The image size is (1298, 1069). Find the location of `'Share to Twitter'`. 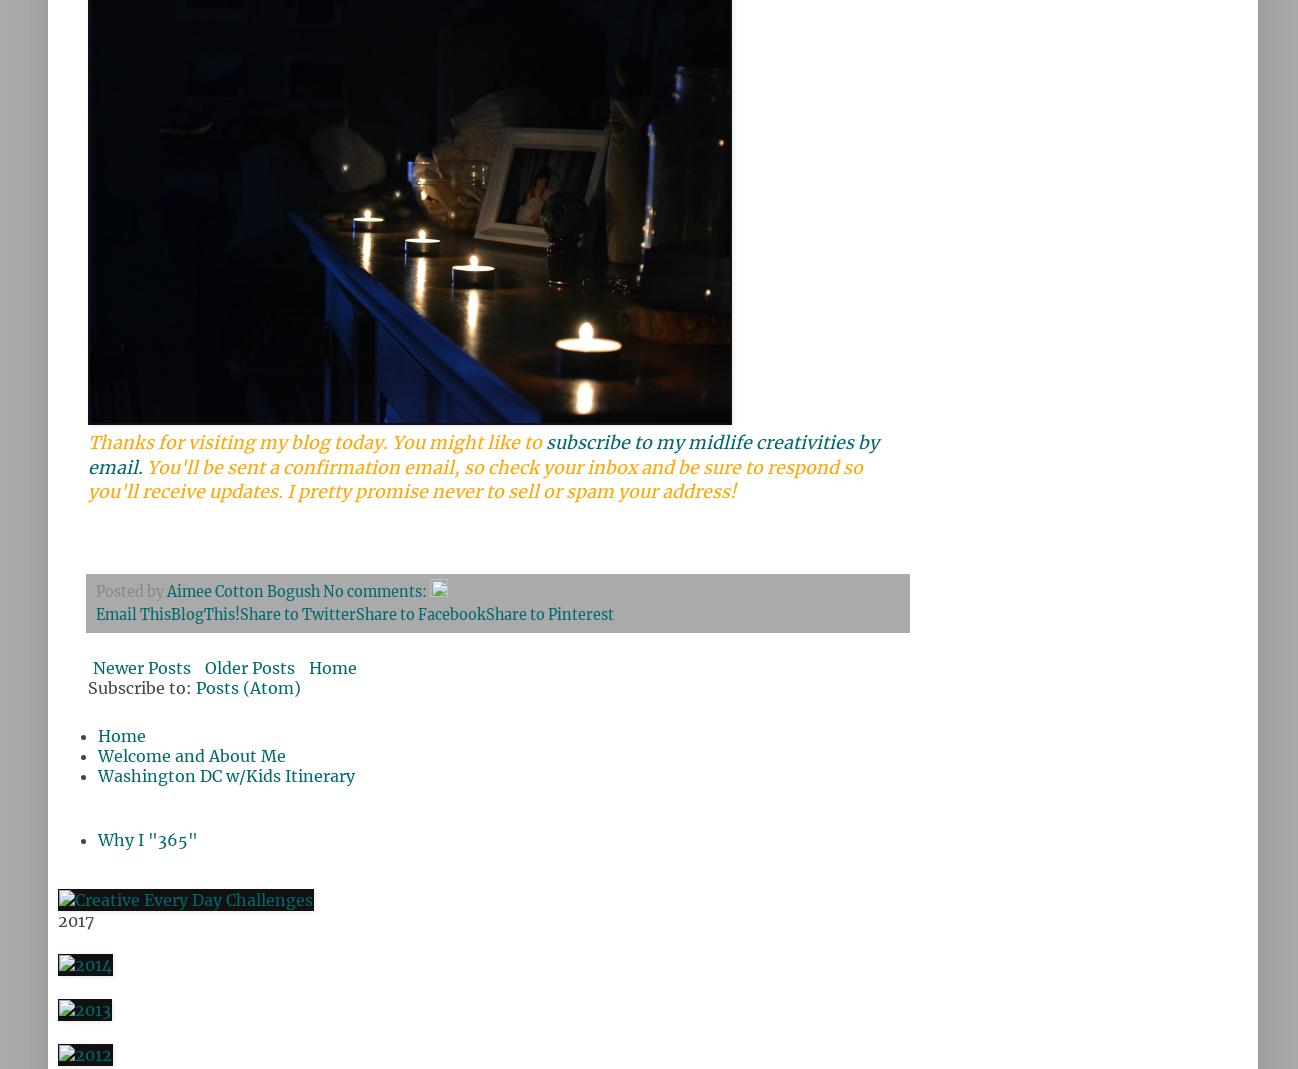

'Share to Twitter' is located at coordinates (297, 614).